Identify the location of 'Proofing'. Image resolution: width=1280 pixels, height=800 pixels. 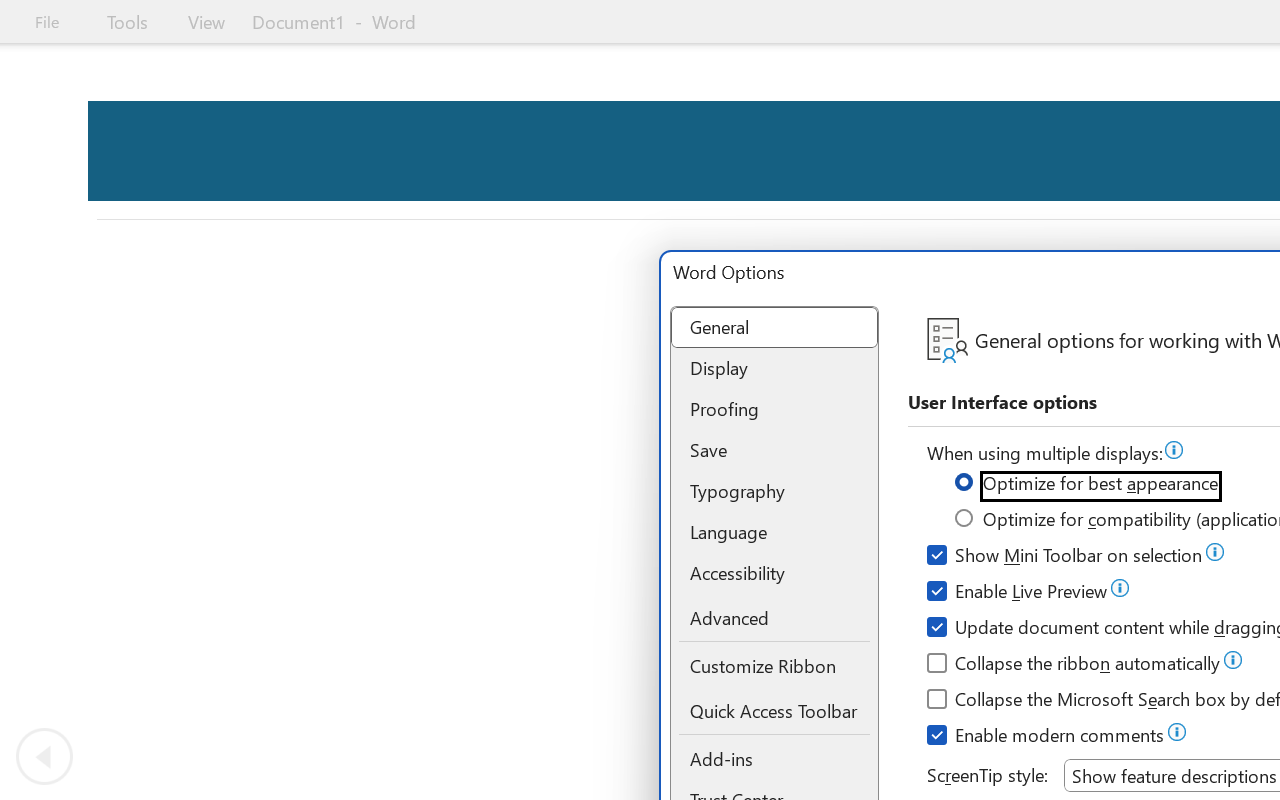
(773, 409).